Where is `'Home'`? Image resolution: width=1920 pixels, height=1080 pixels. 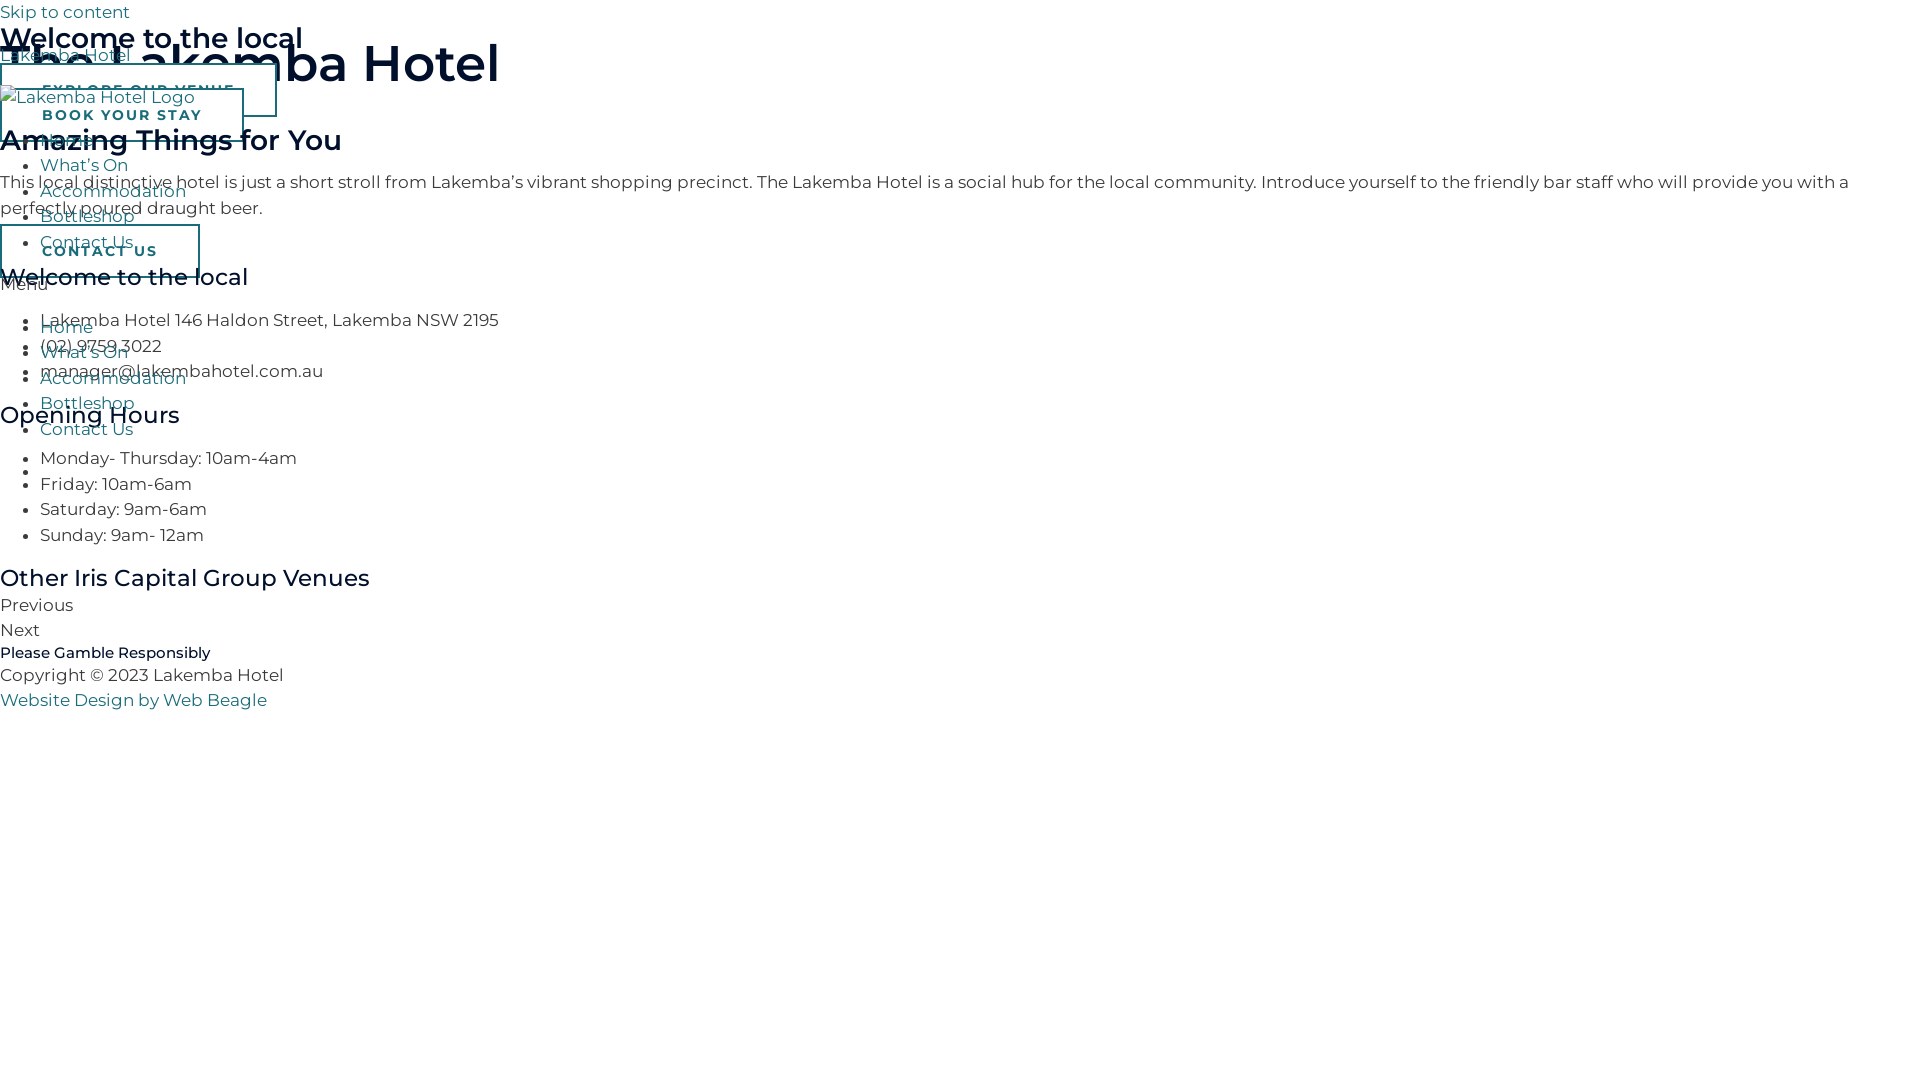 'Home' is located at coordinates (66, 325).